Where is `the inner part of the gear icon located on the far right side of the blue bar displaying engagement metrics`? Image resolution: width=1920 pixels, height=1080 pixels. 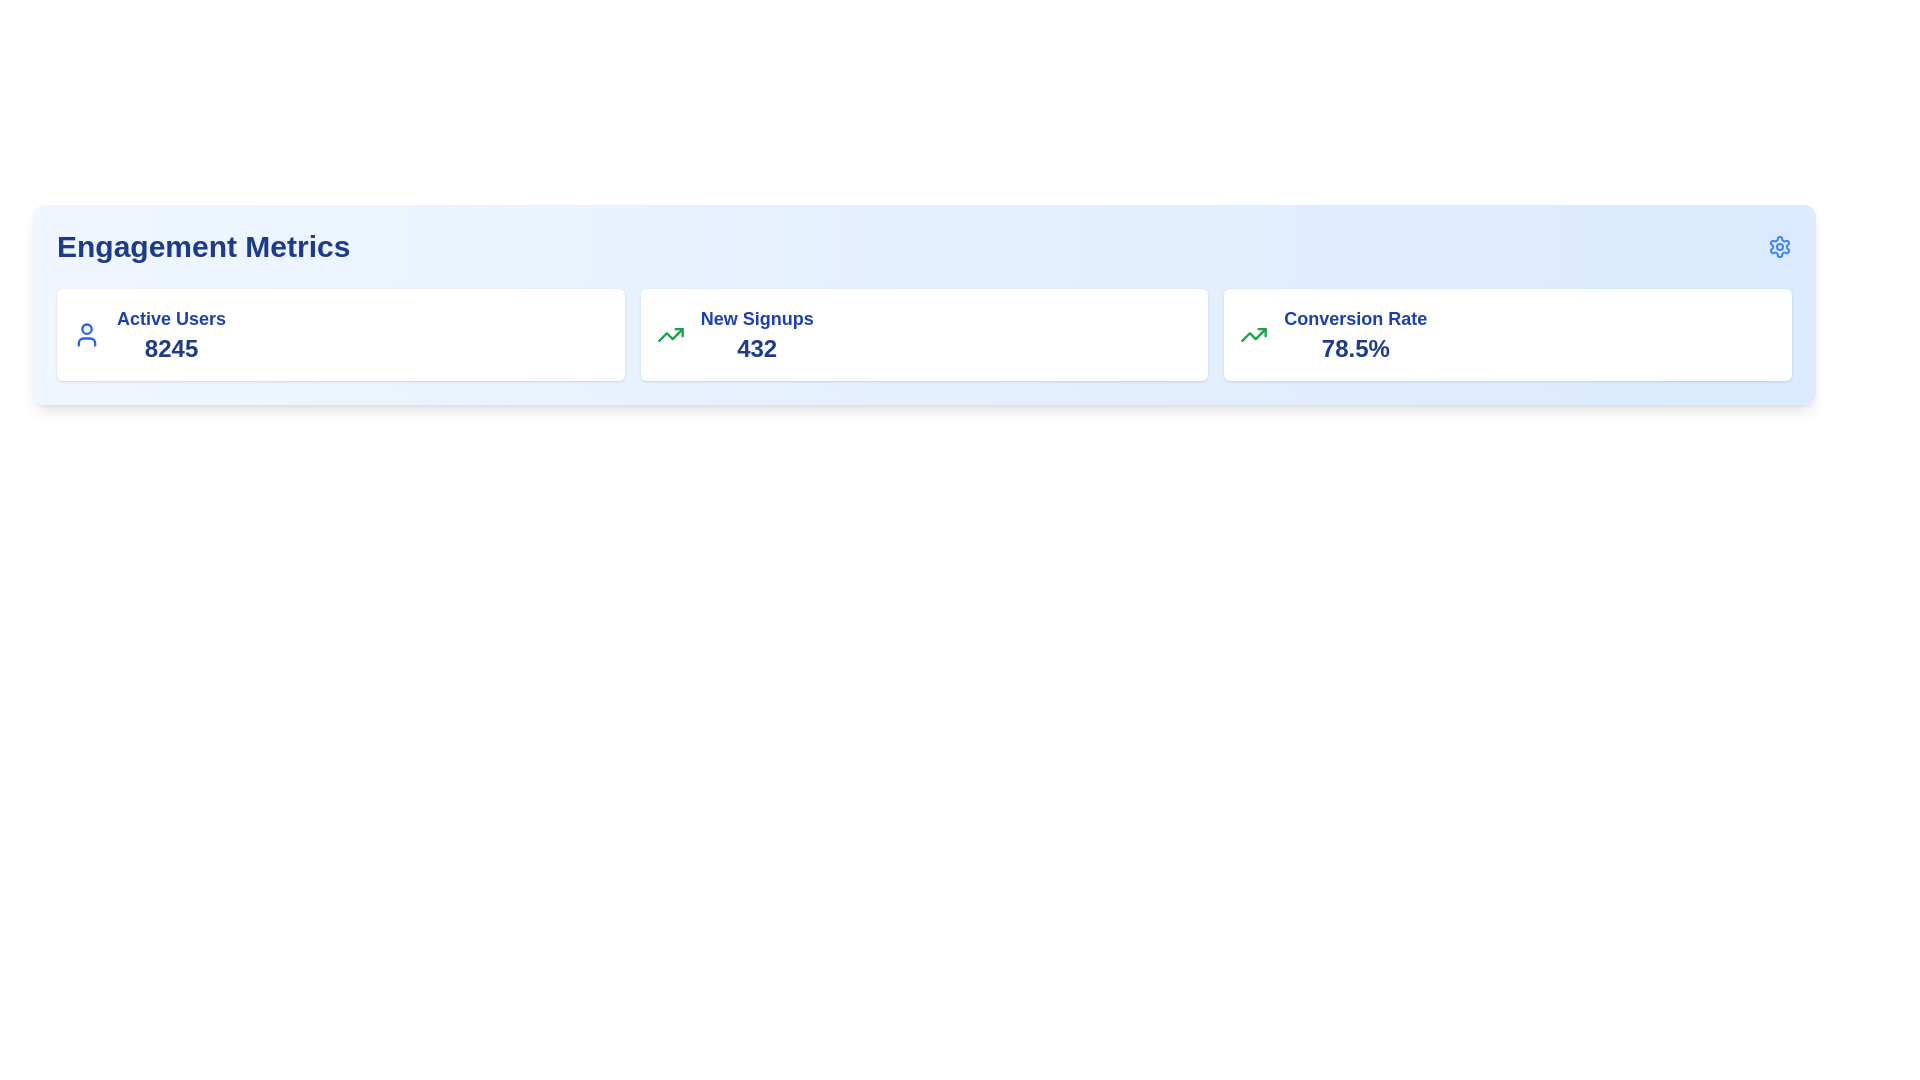
the inner part of the gear icon located on the far right side of the blue bar displaying engagement metrics is located at coordinates (1780, 245).